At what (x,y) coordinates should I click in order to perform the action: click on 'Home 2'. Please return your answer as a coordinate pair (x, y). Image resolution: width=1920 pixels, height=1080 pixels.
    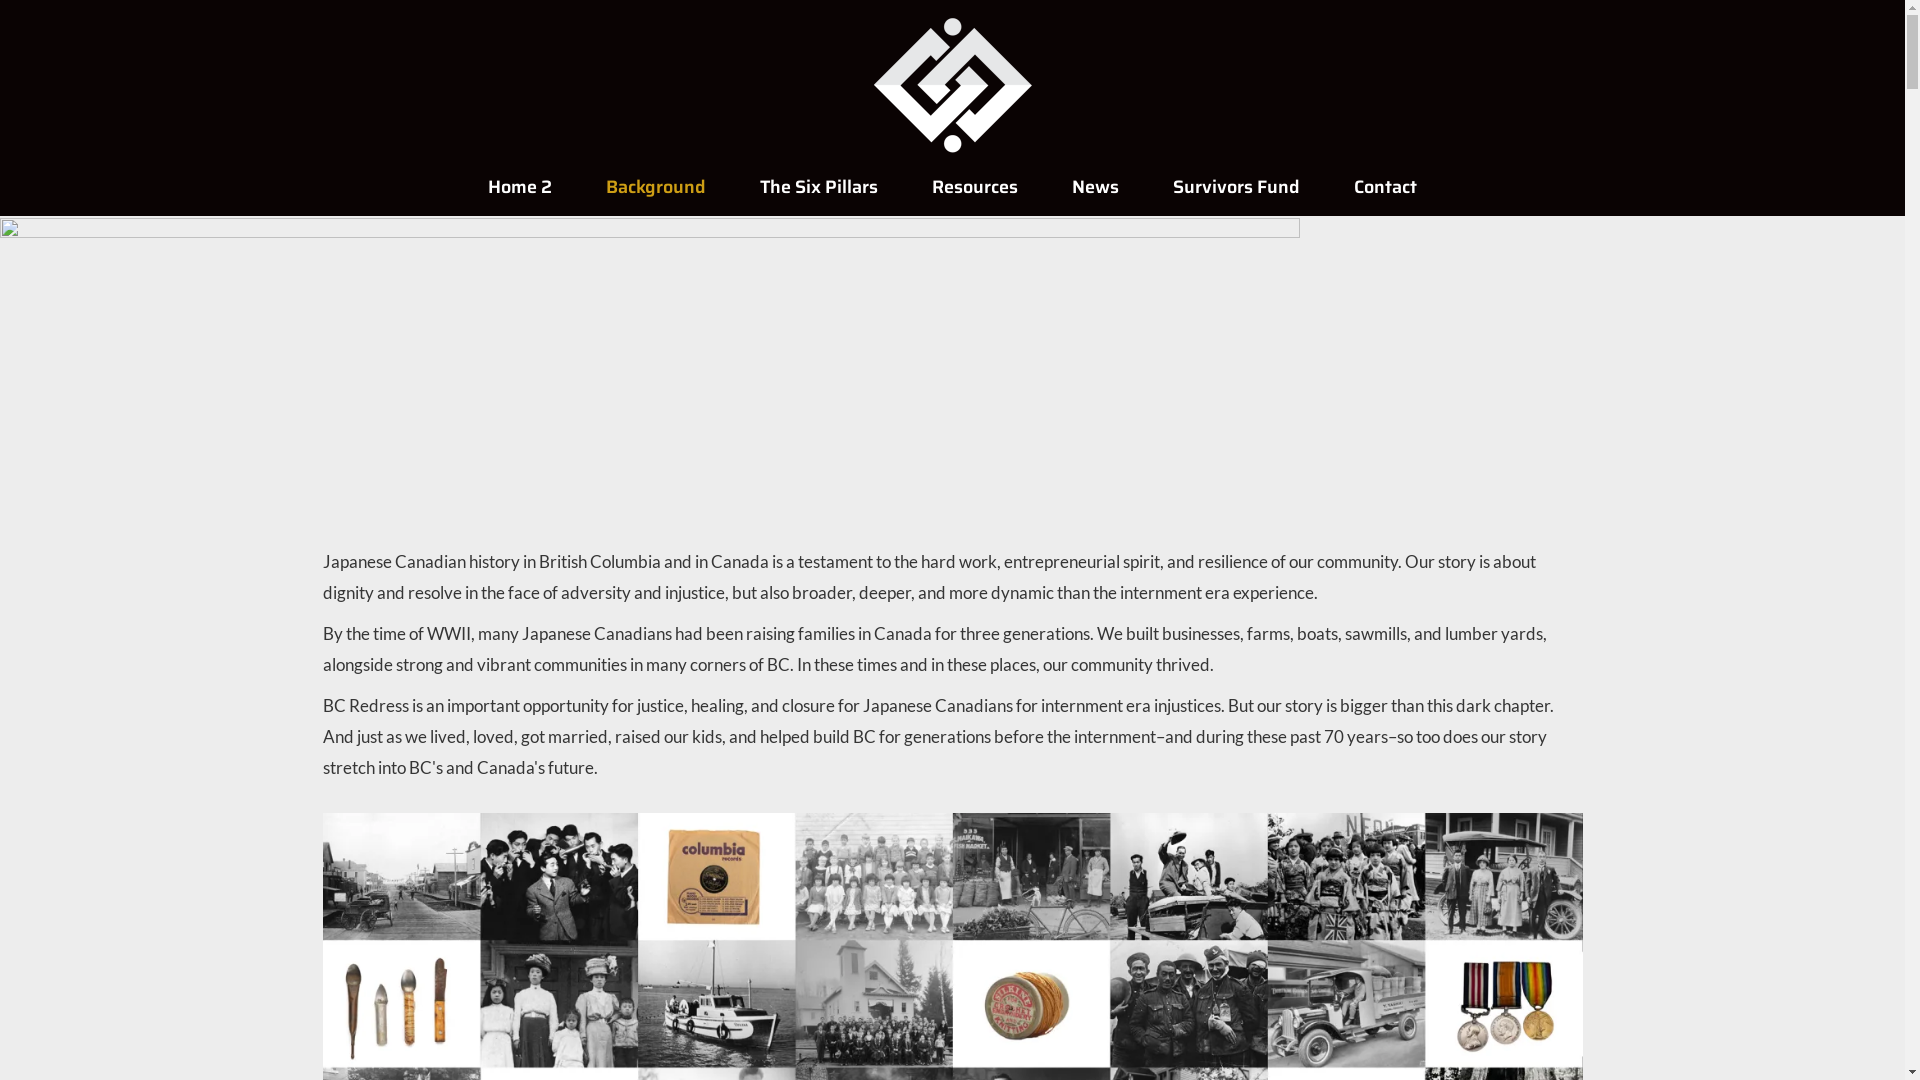
    Looking at the image, I should click on (519, 186).